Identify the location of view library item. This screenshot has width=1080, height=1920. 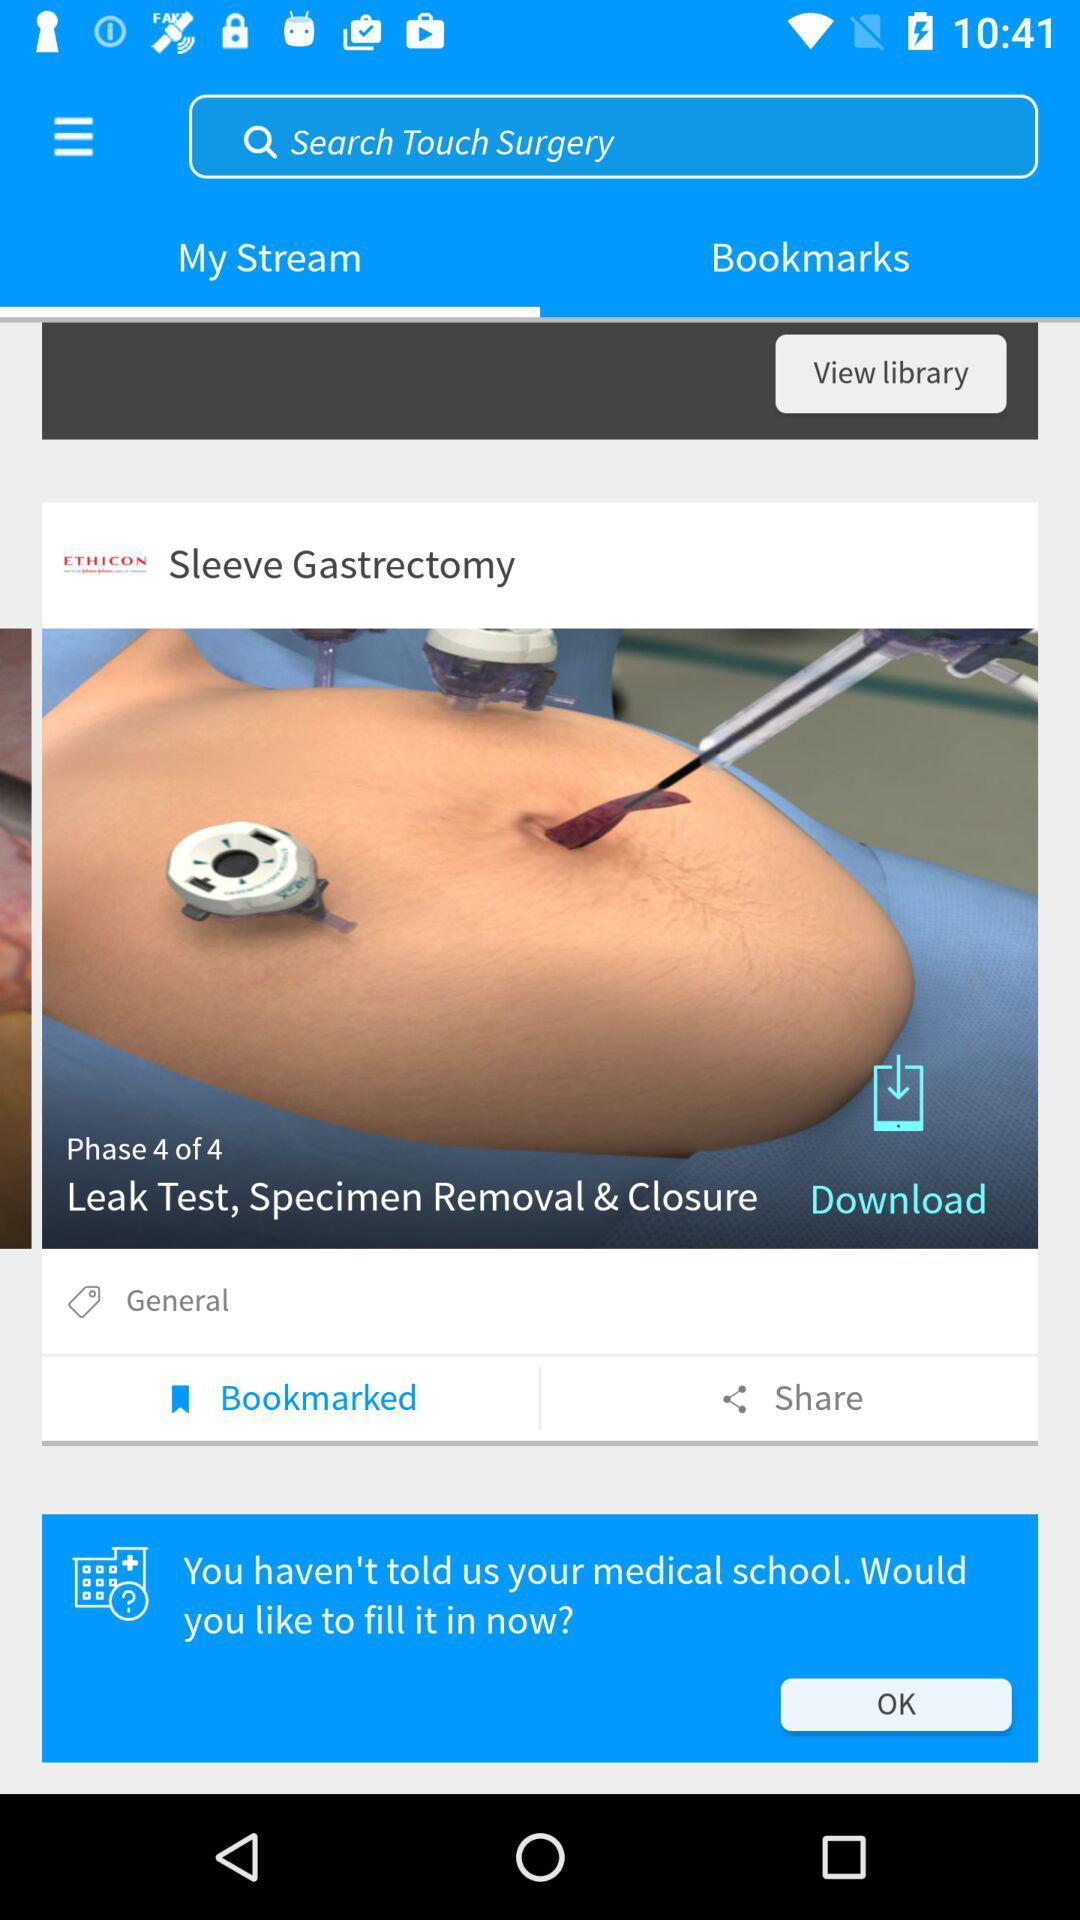
(890, 373).